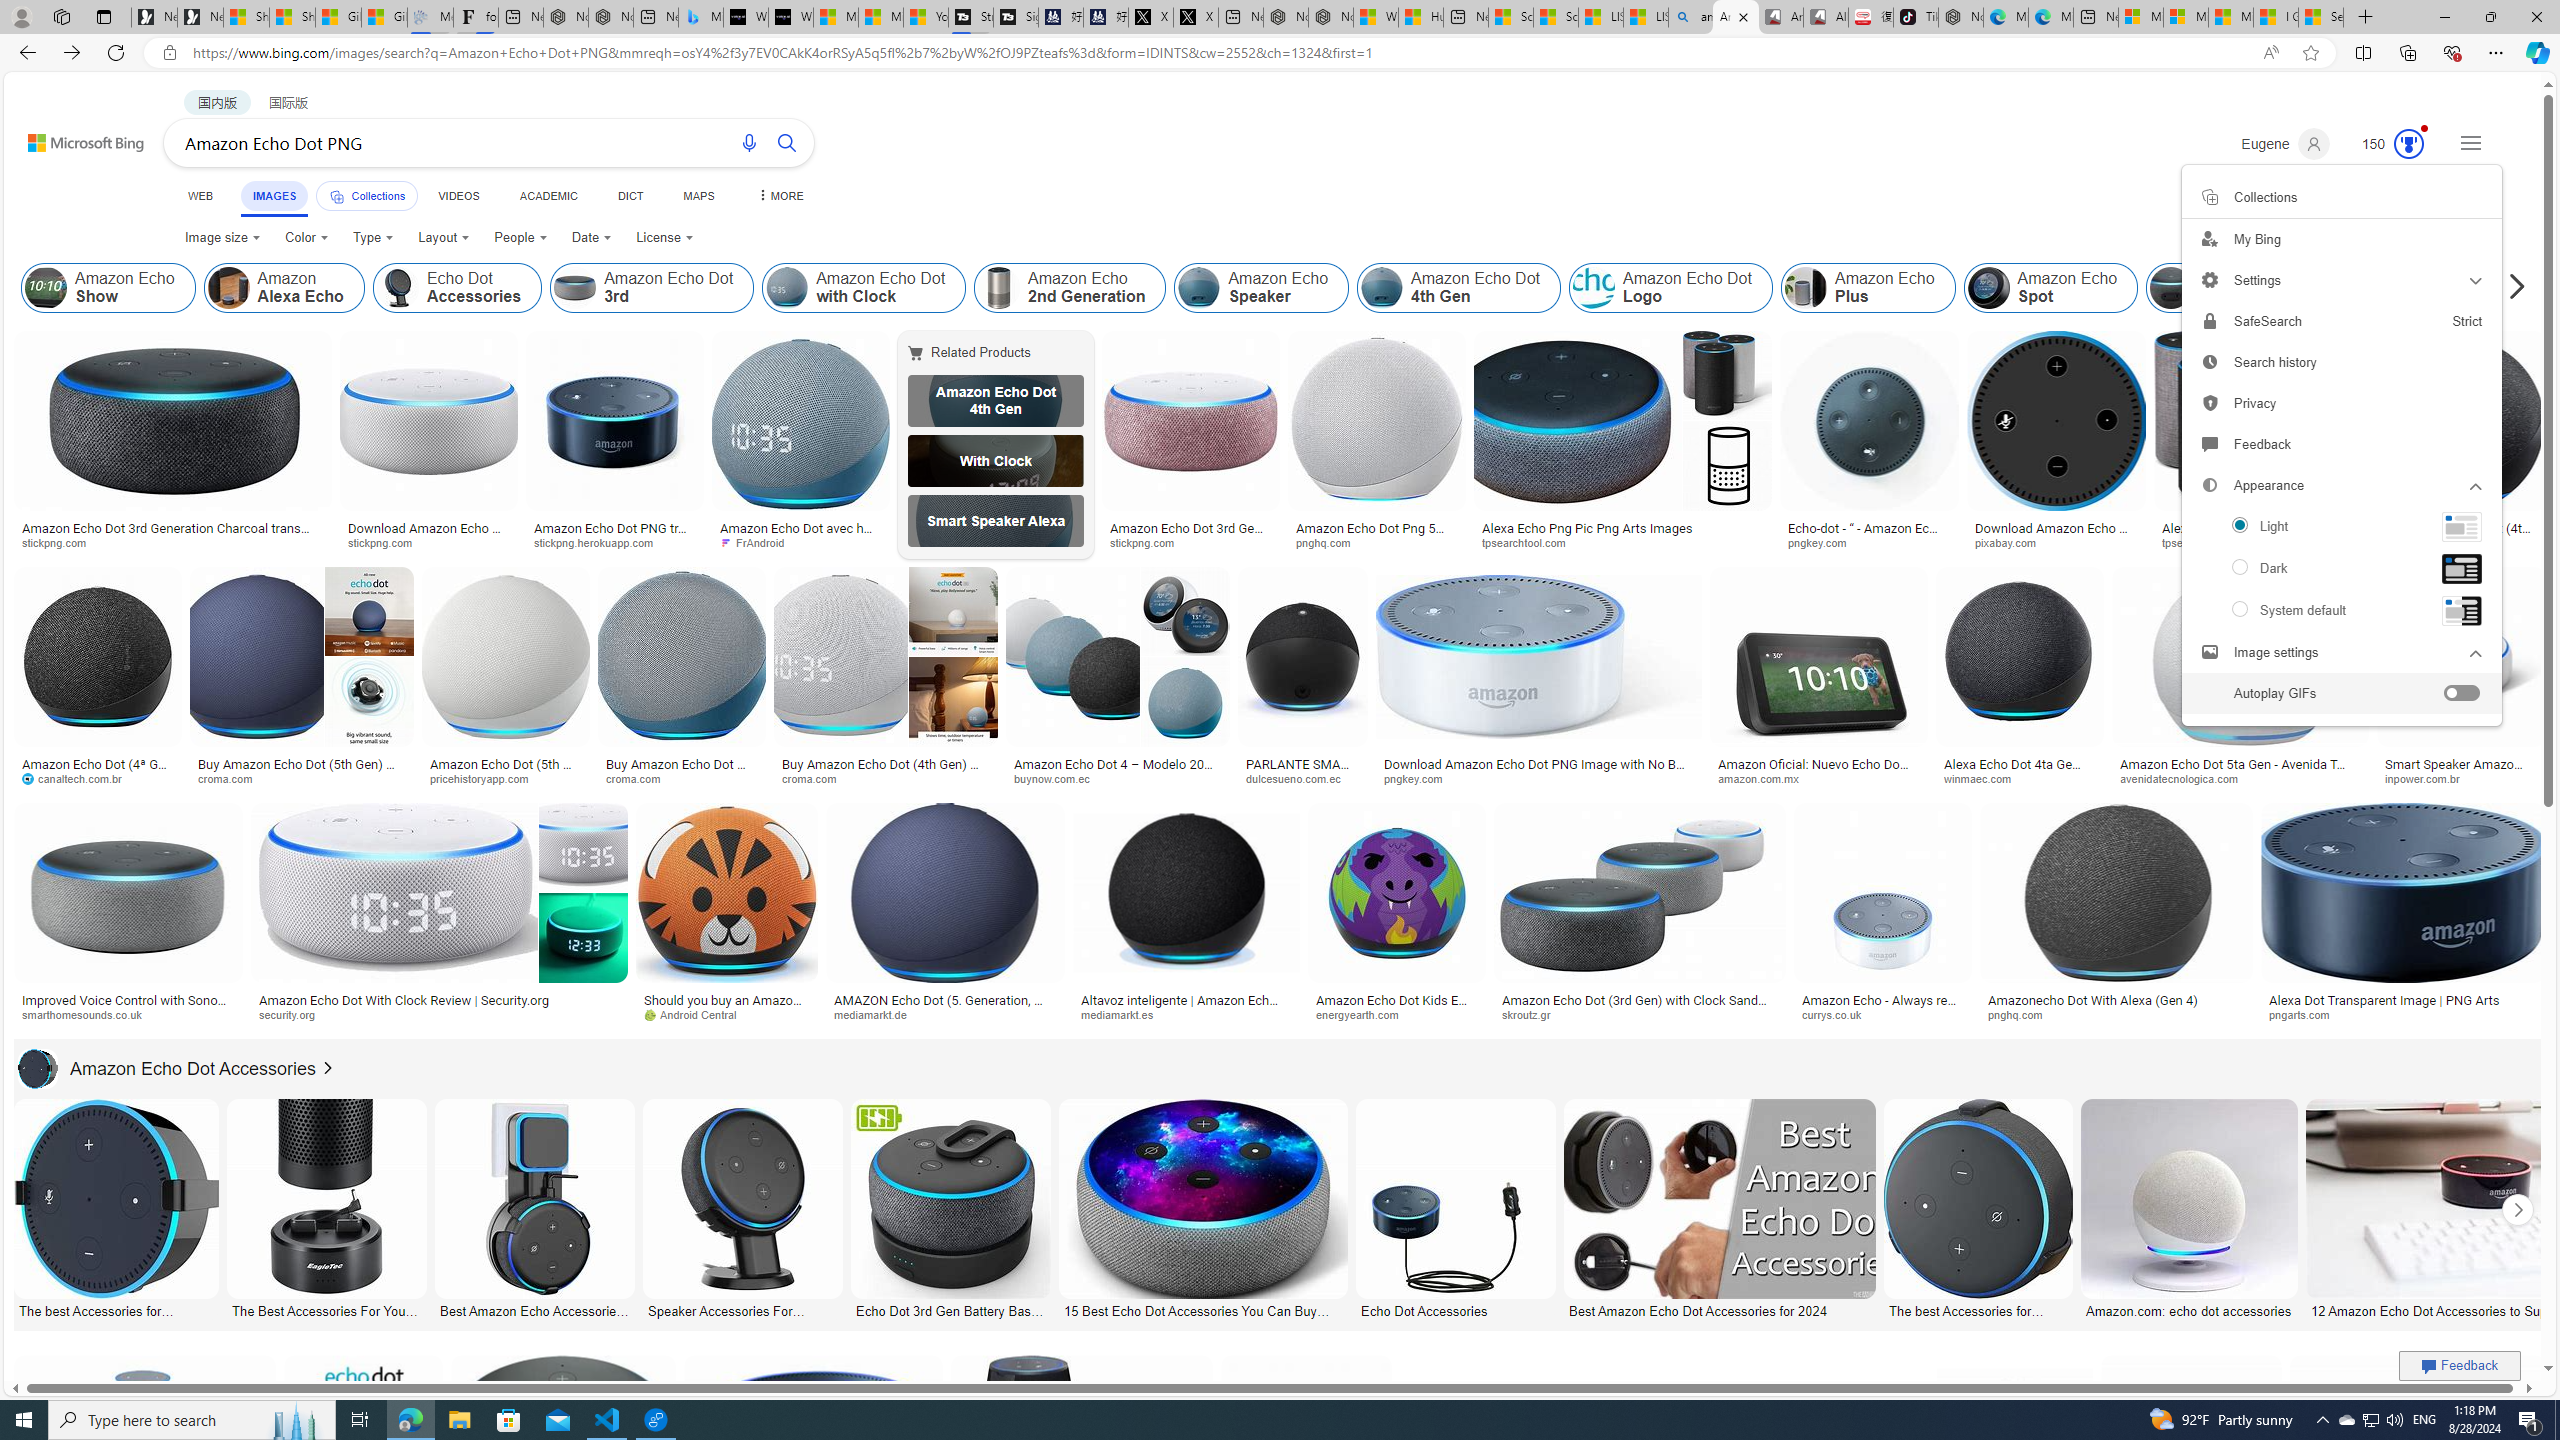 The width and height of the screenshot is (2560, 1440). I want to click on 'Search history', so click(2340, 361).